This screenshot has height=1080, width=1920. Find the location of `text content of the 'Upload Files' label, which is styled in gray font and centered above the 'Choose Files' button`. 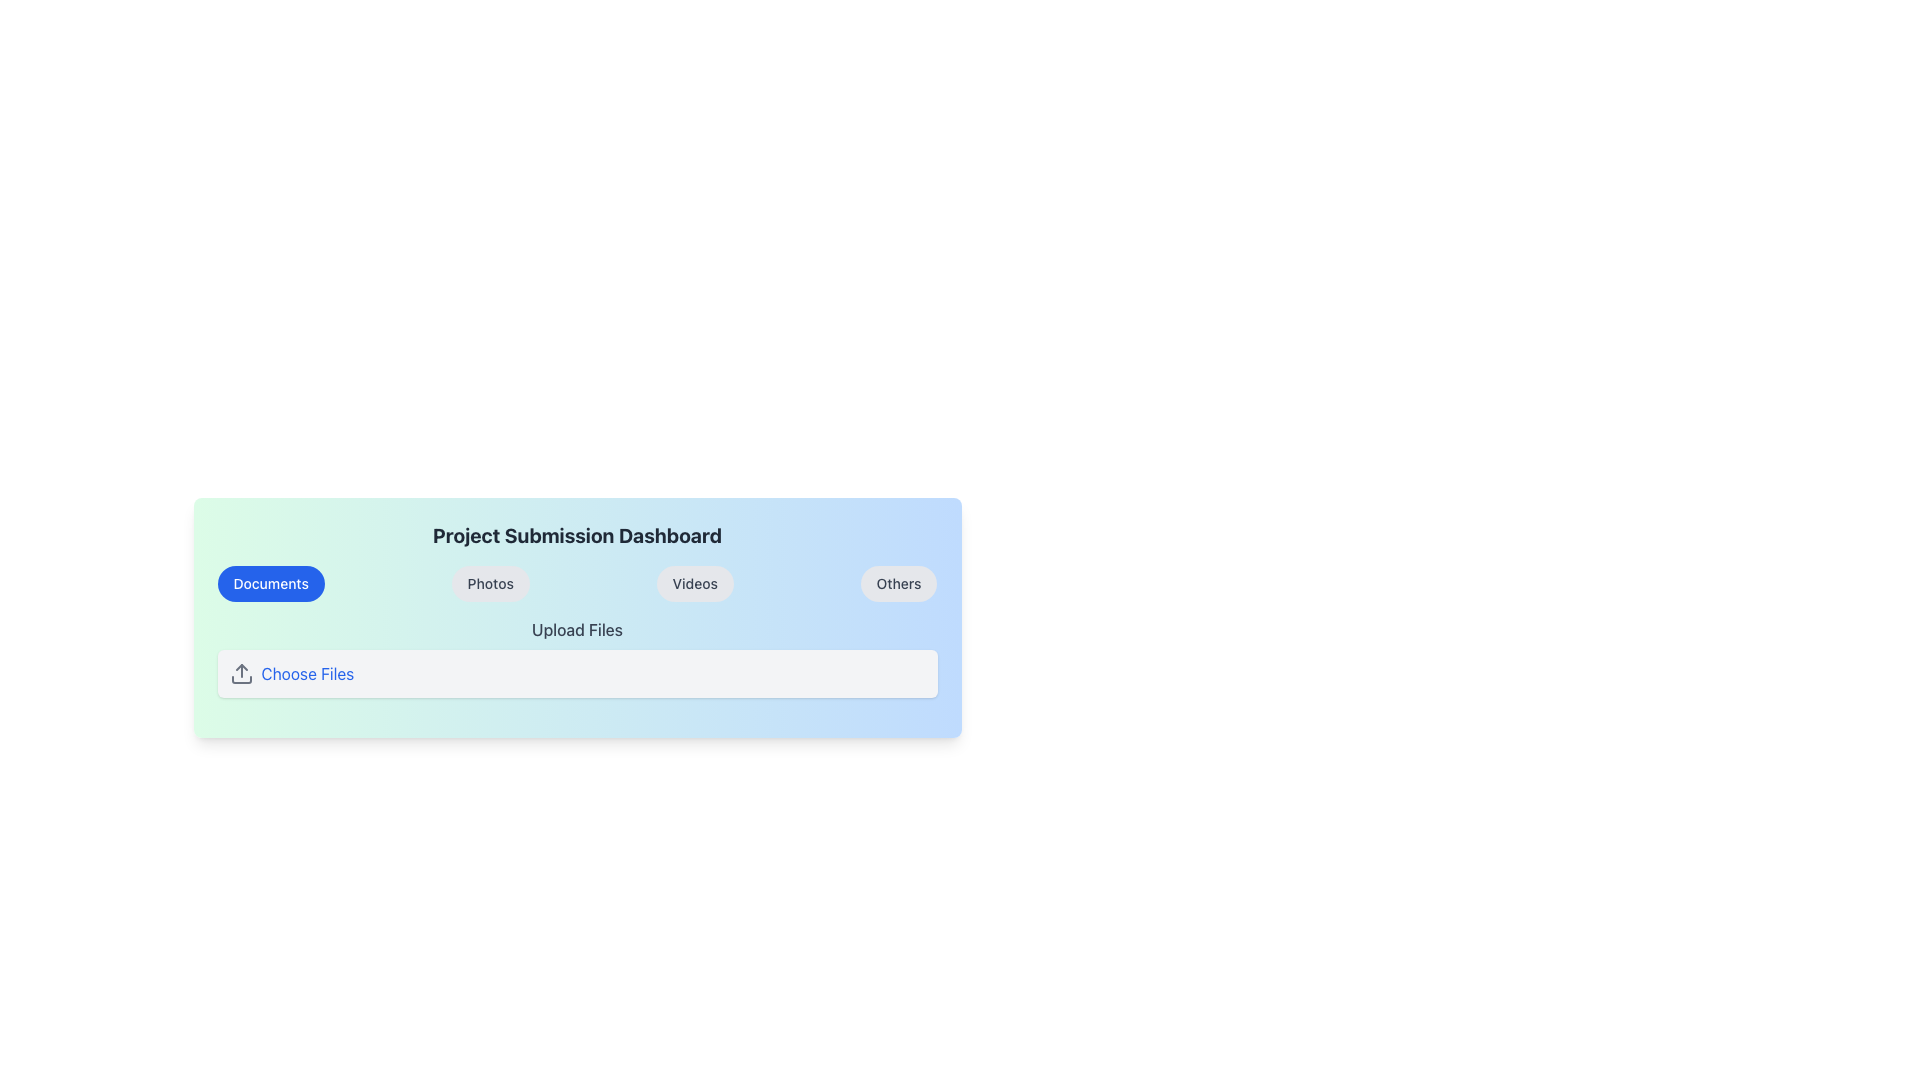

text content of the 'Upload Files' label, which is styled in gray font and centered above the 'Choose Files' button is located at coordinates (576, 628).